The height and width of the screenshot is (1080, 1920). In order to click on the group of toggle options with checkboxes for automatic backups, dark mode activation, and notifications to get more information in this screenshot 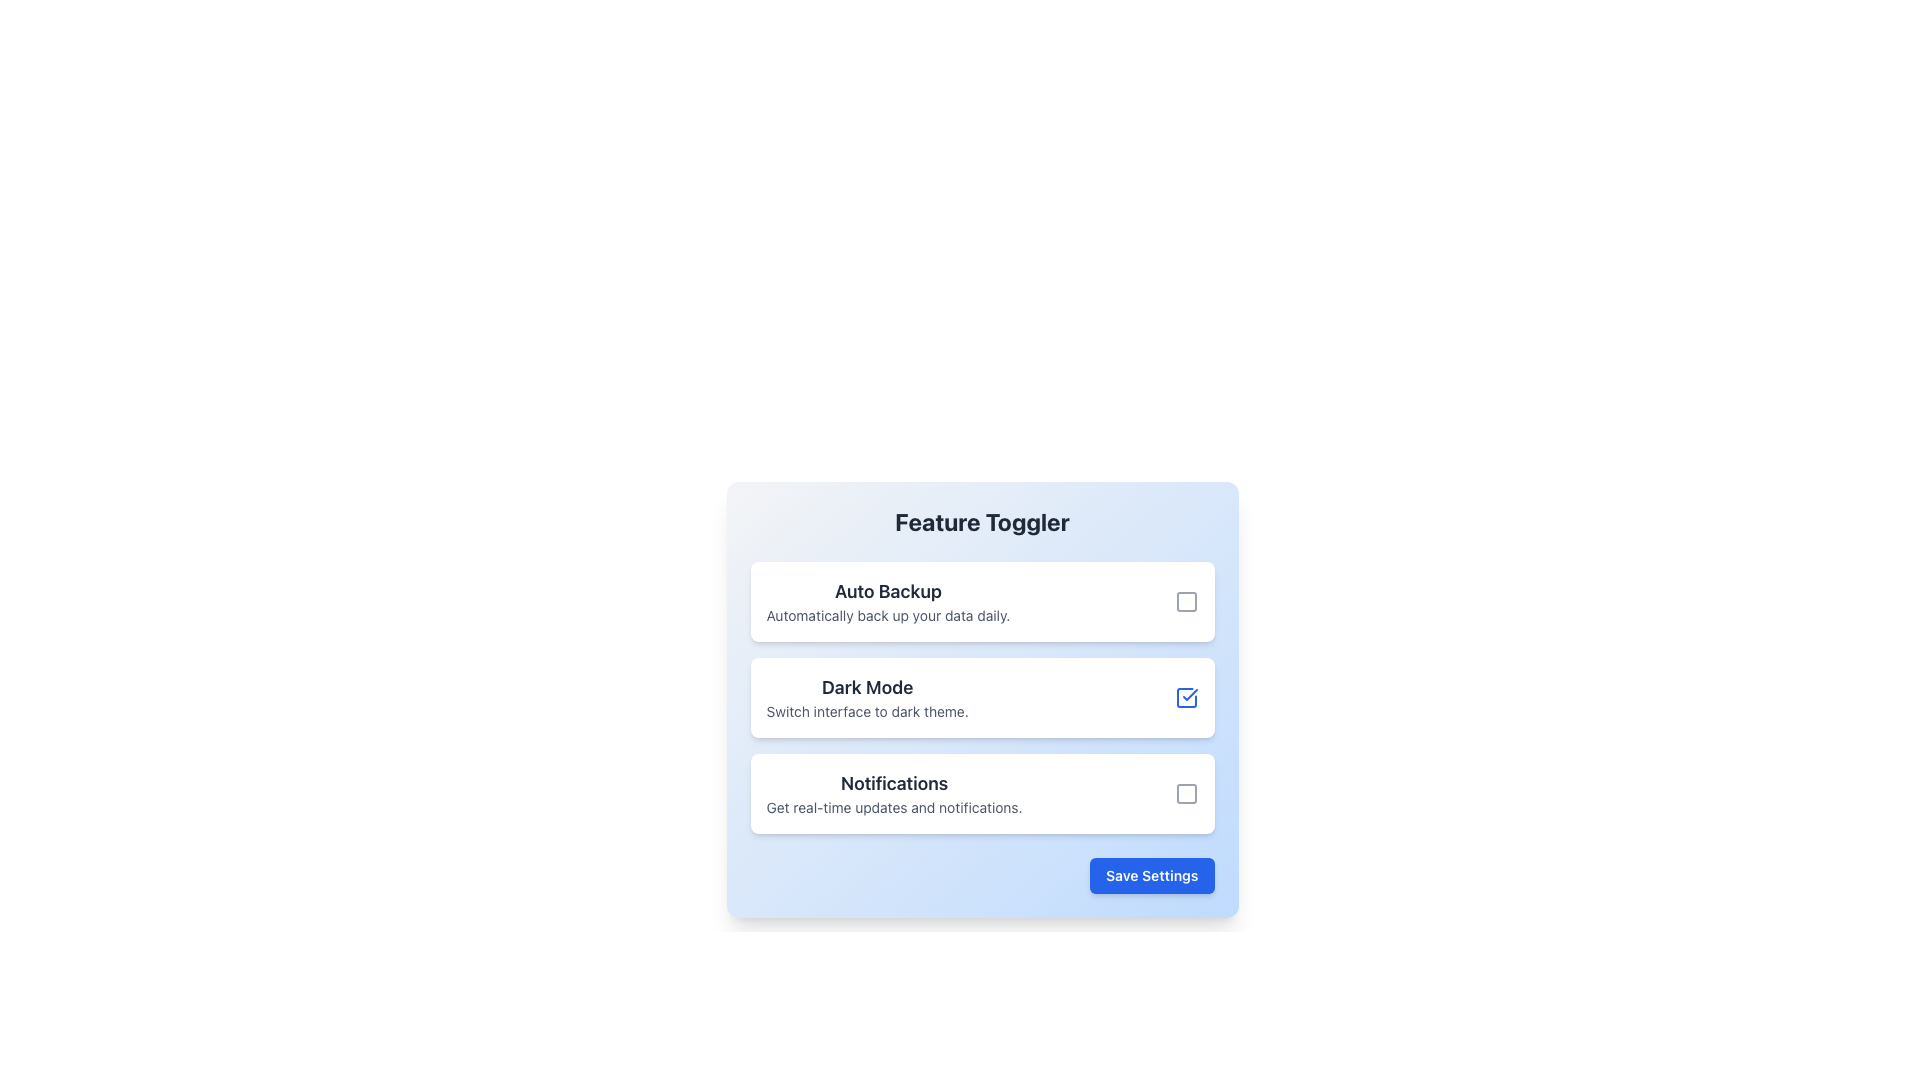, I will do `click(982, 697)`.